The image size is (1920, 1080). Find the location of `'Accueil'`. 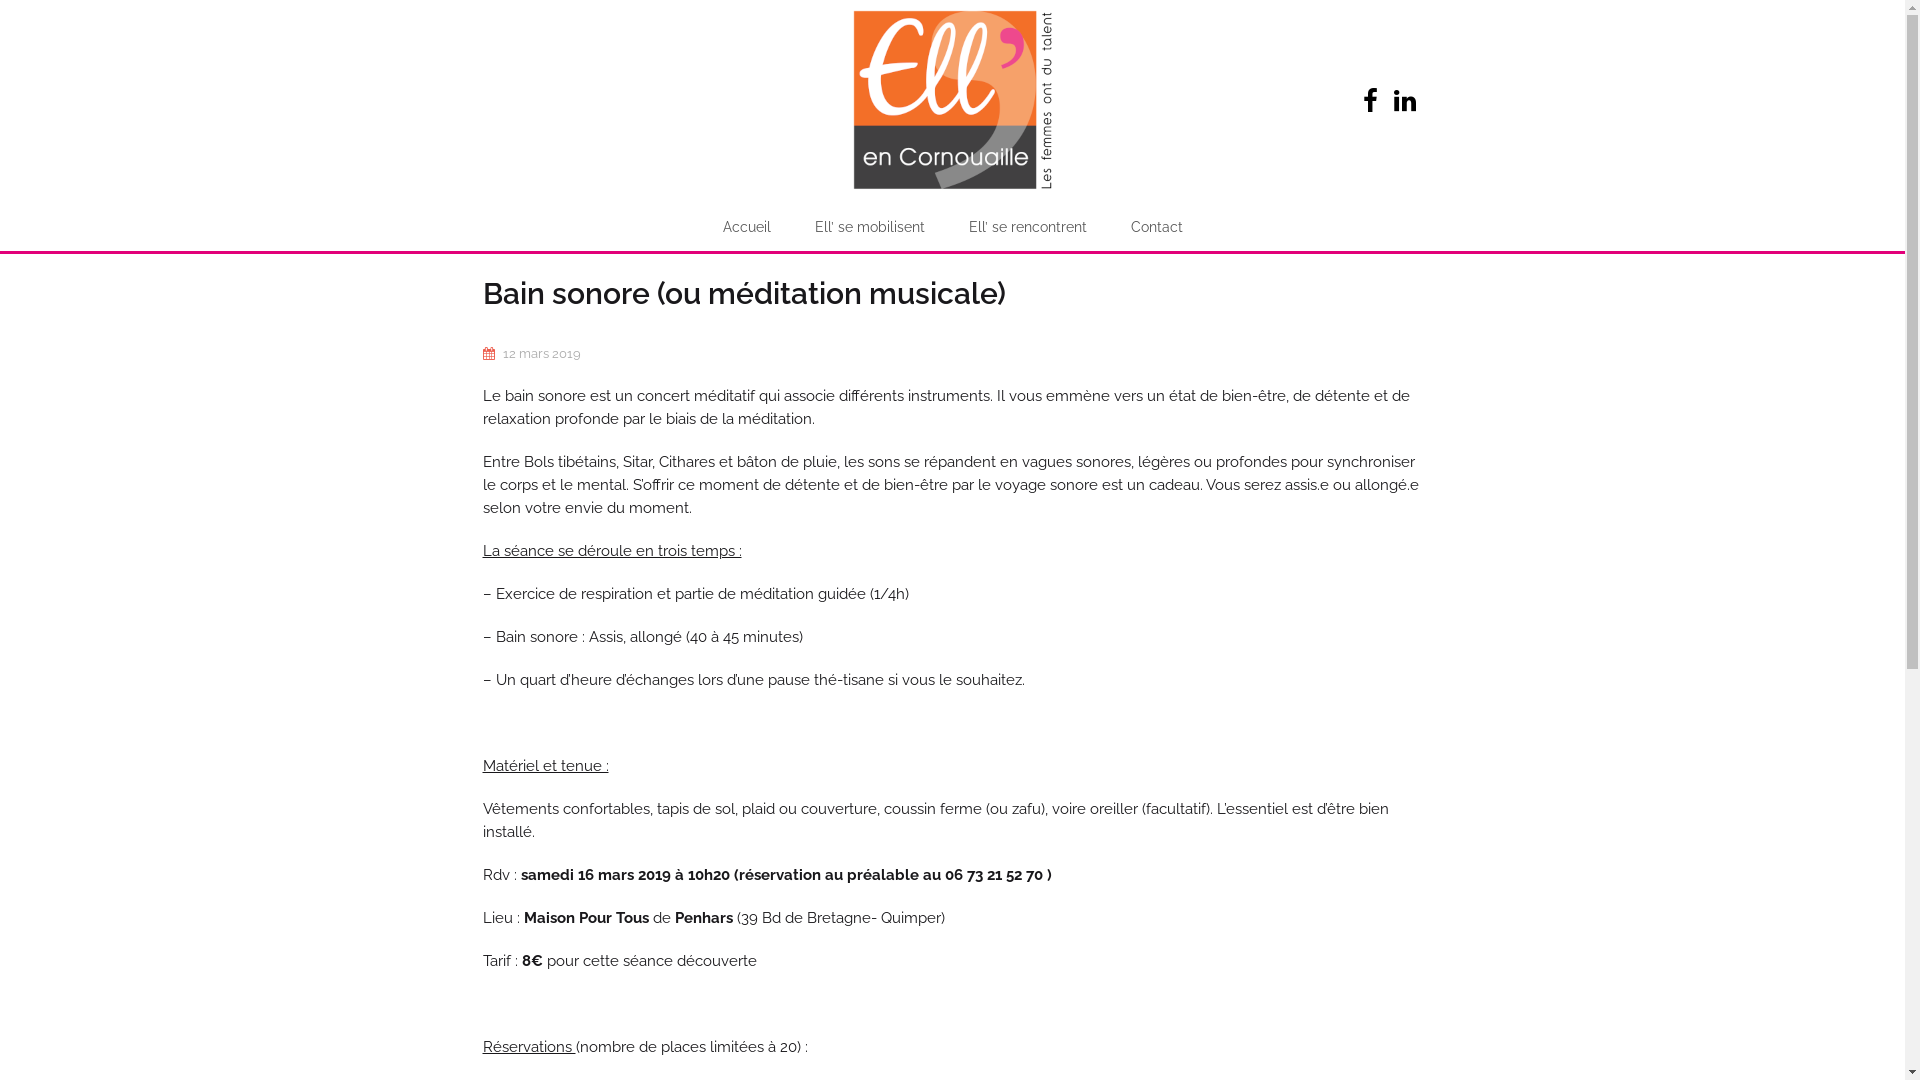

'Accueil' is located at coordinates (744, 226).